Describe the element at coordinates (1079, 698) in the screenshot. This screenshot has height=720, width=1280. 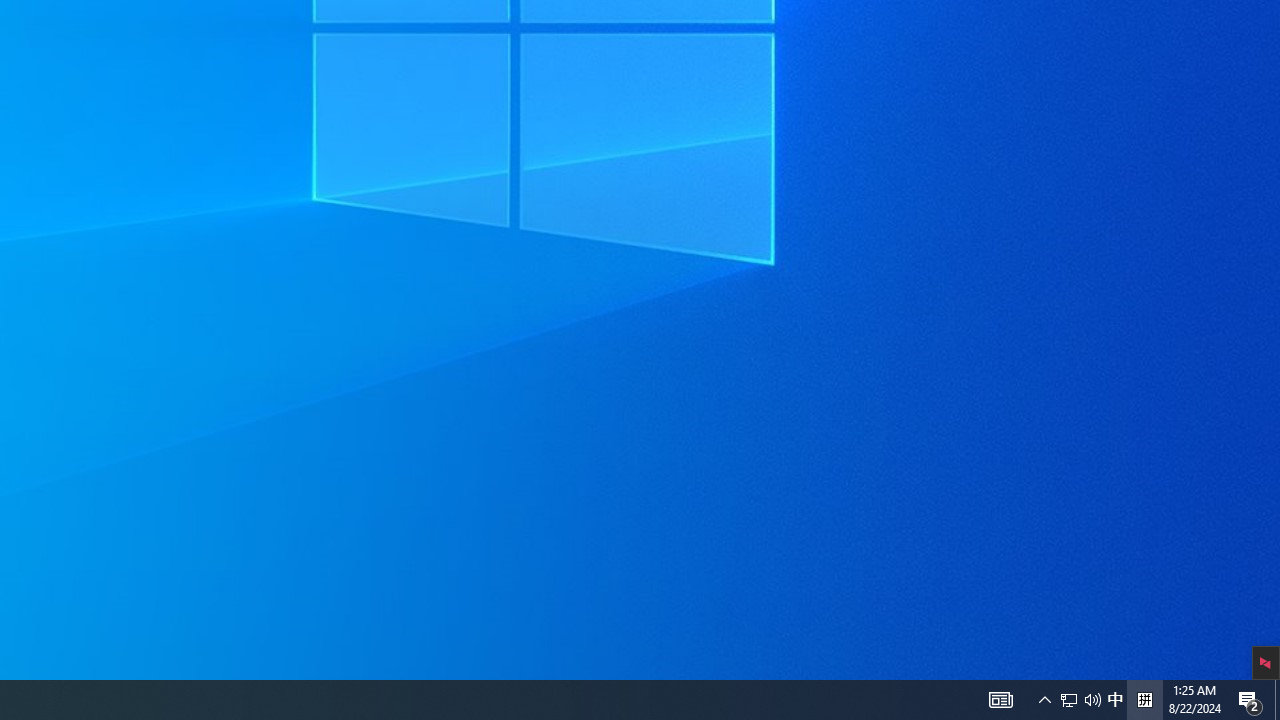
I see `'User Promoted Notification Area'` at that location.